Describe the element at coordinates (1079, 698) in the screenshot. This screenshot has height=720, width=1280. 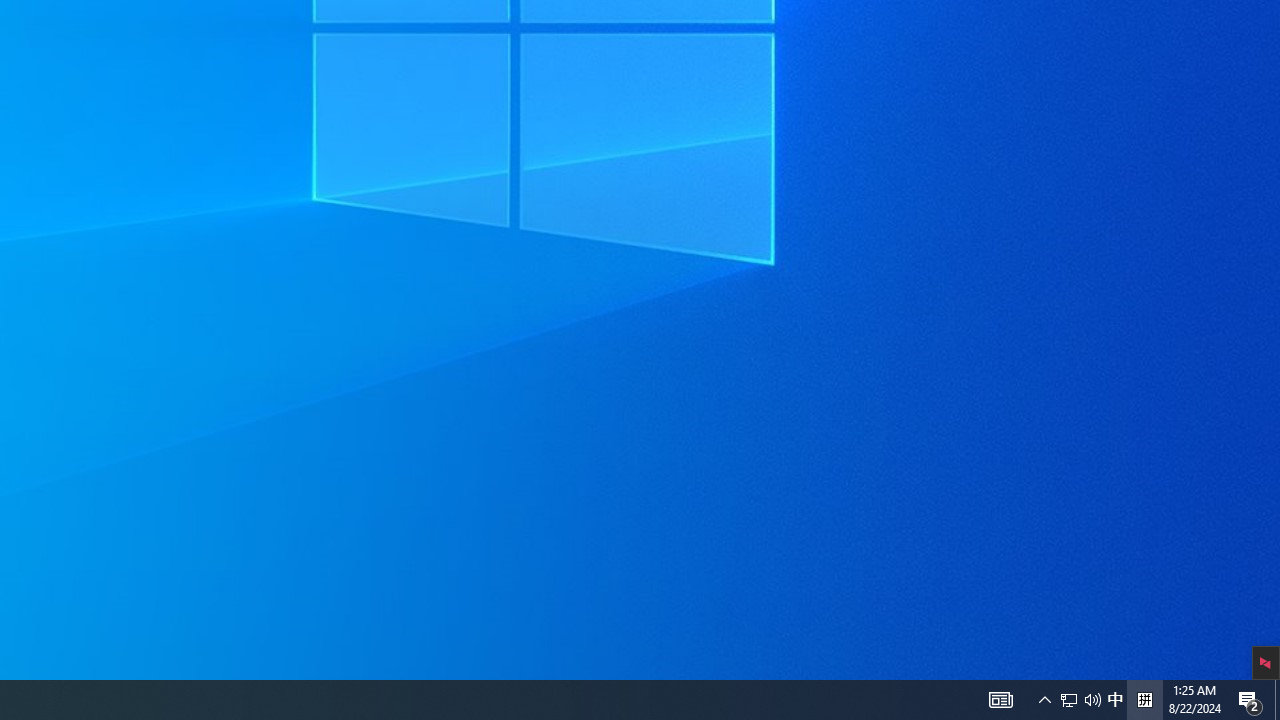
I see `'User Promoted Notification Area'` at that location.